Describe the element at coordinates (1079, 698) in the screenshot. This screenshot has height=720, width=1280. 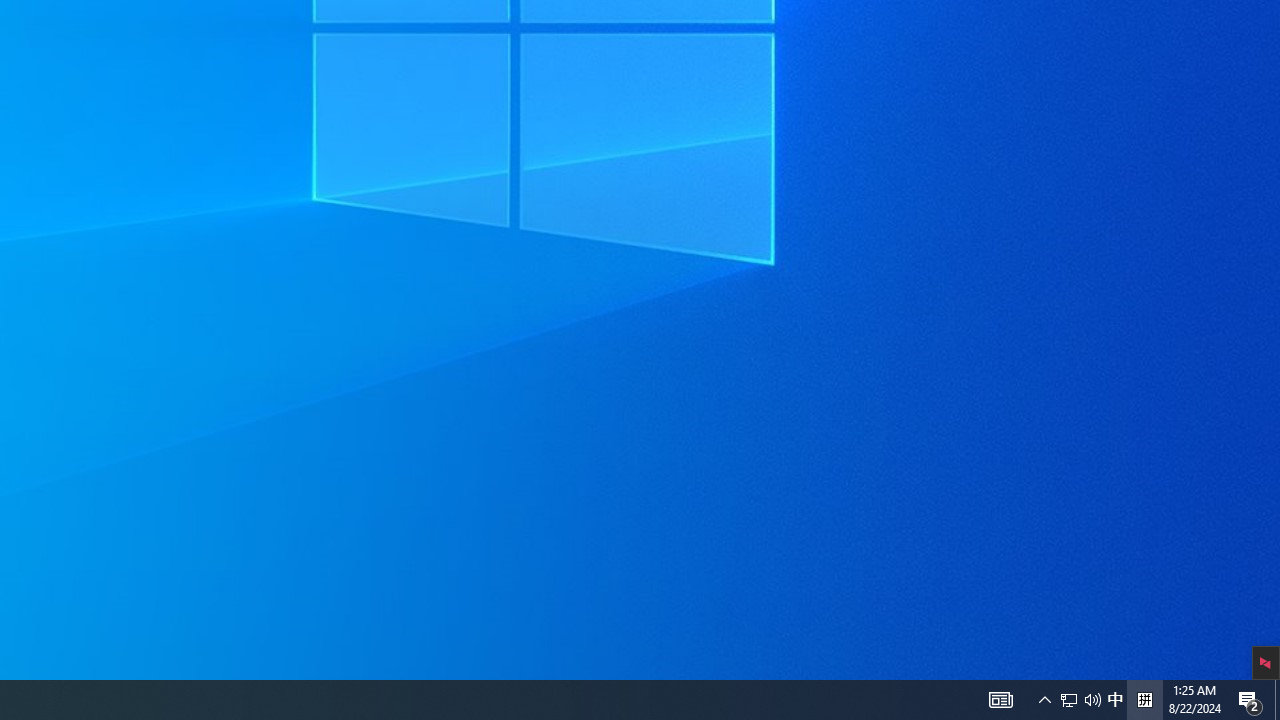
I see `'User Promoted Notification Area'` at that location.